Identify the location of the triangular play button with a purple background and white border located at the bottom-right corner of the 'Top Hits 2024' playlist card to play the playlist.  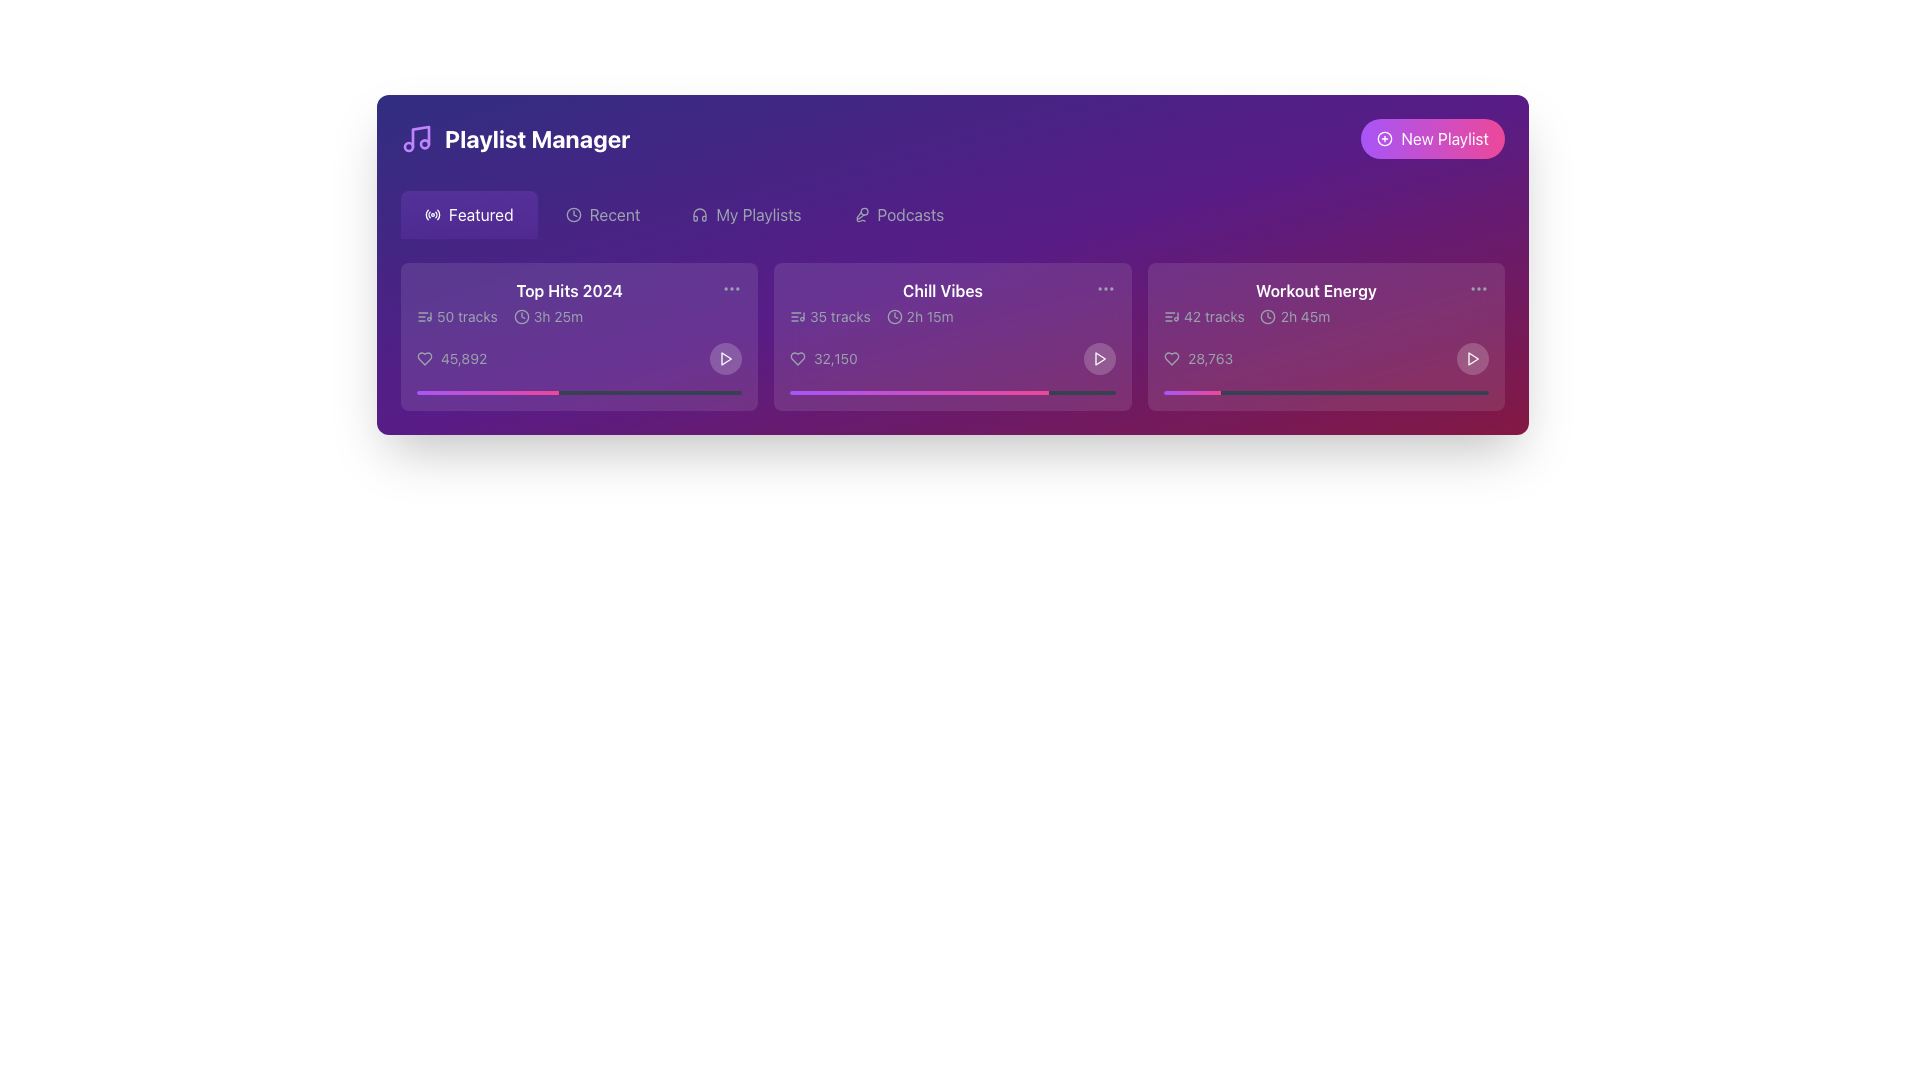
(724, 357).